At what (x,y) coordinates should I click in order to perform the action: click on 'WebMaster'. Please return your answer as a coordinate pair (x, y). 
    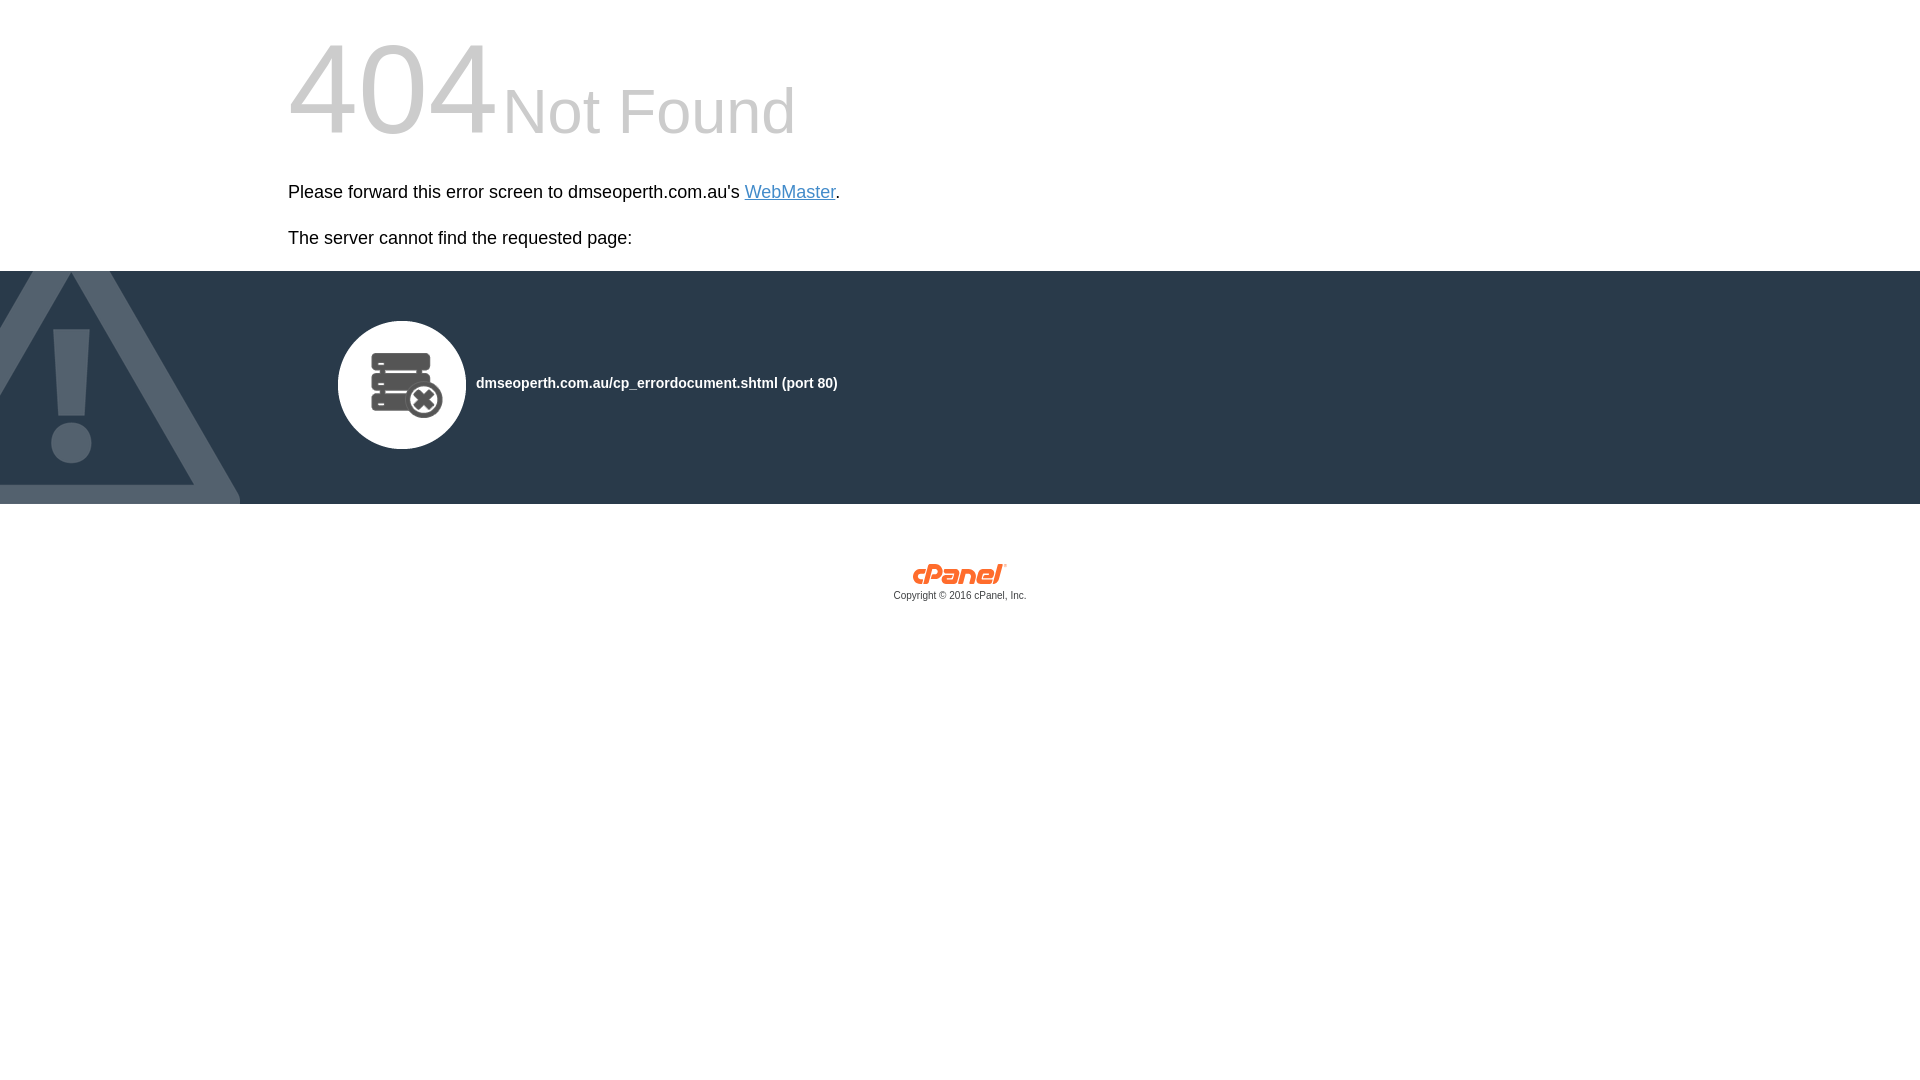
    Looking at the image, I should click on (743, 192).